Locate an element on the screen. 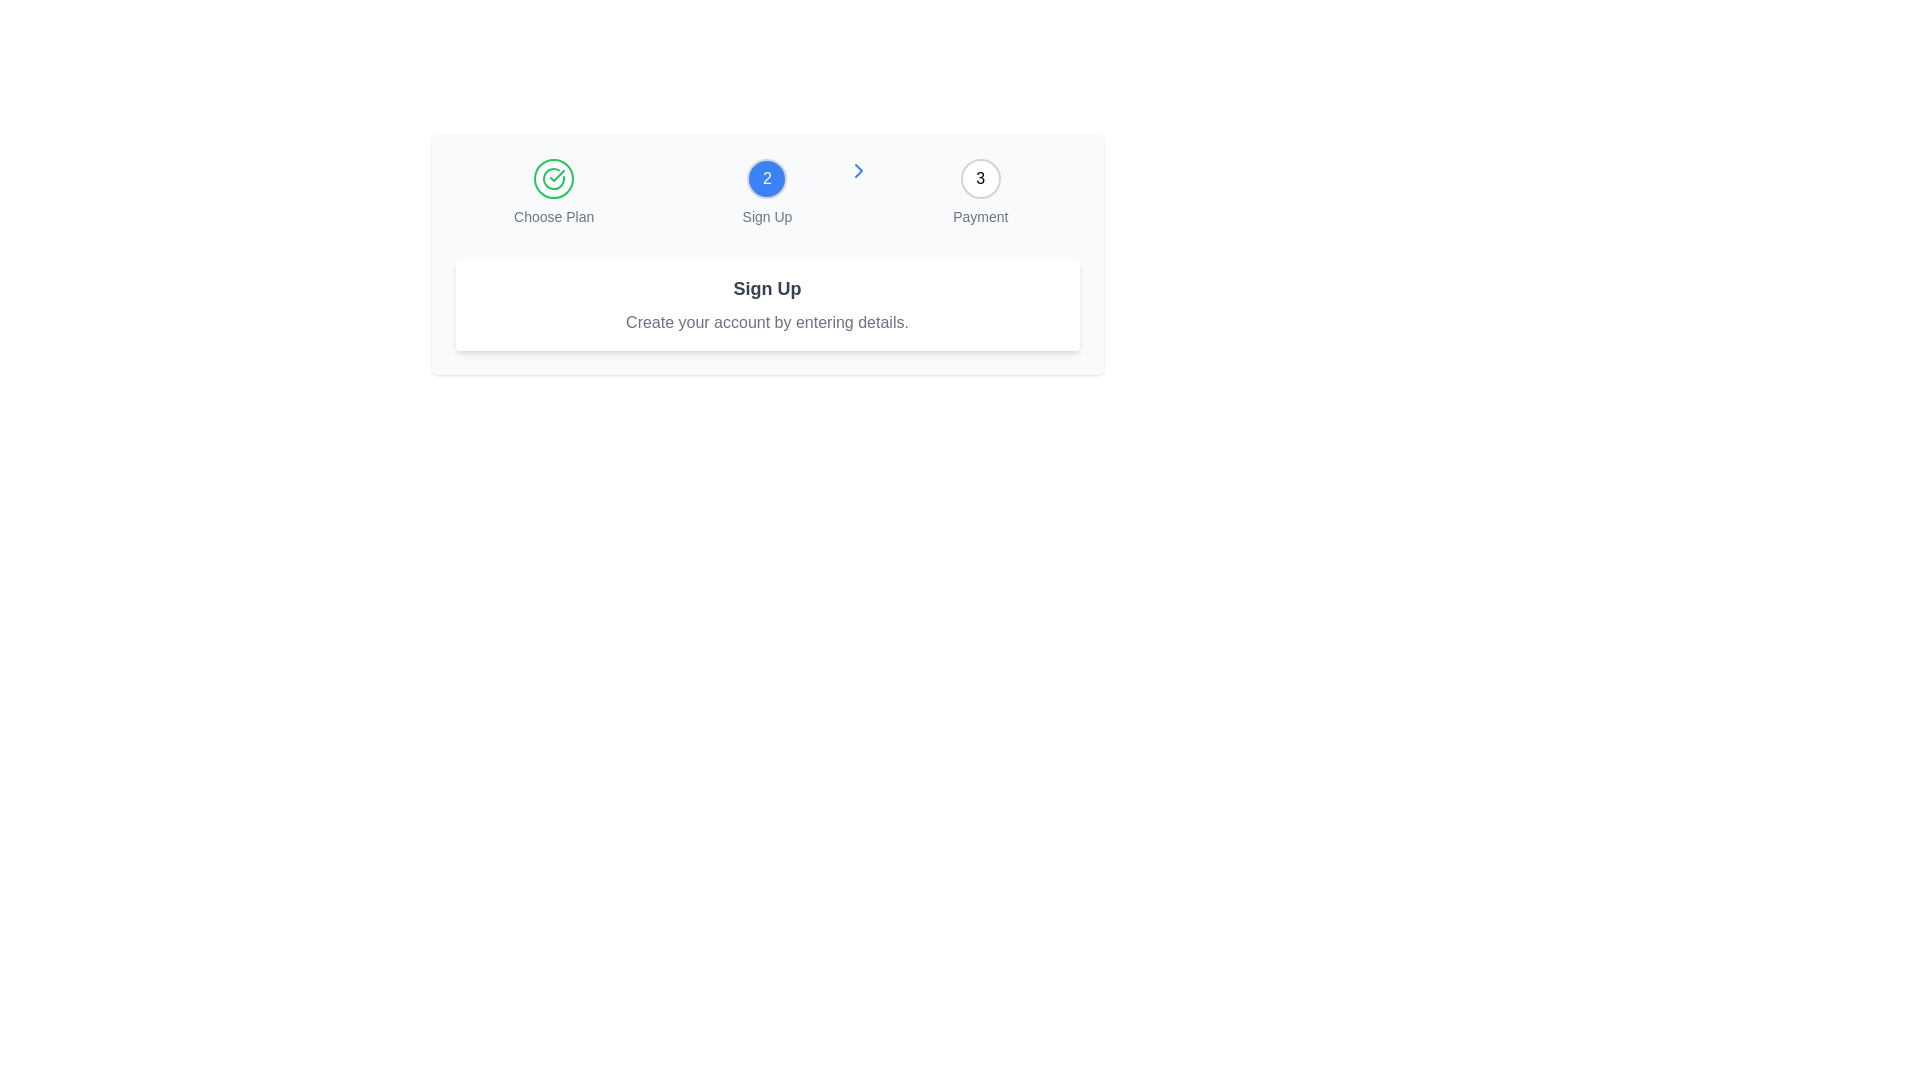 The image size is (1920, 1080). the numeral '2' displayed in medium font weight, white color, and set against a circular blue background, which is located in the center of the second circular button in a horizontal sequence of buttons is located at coordinates (766, 177).